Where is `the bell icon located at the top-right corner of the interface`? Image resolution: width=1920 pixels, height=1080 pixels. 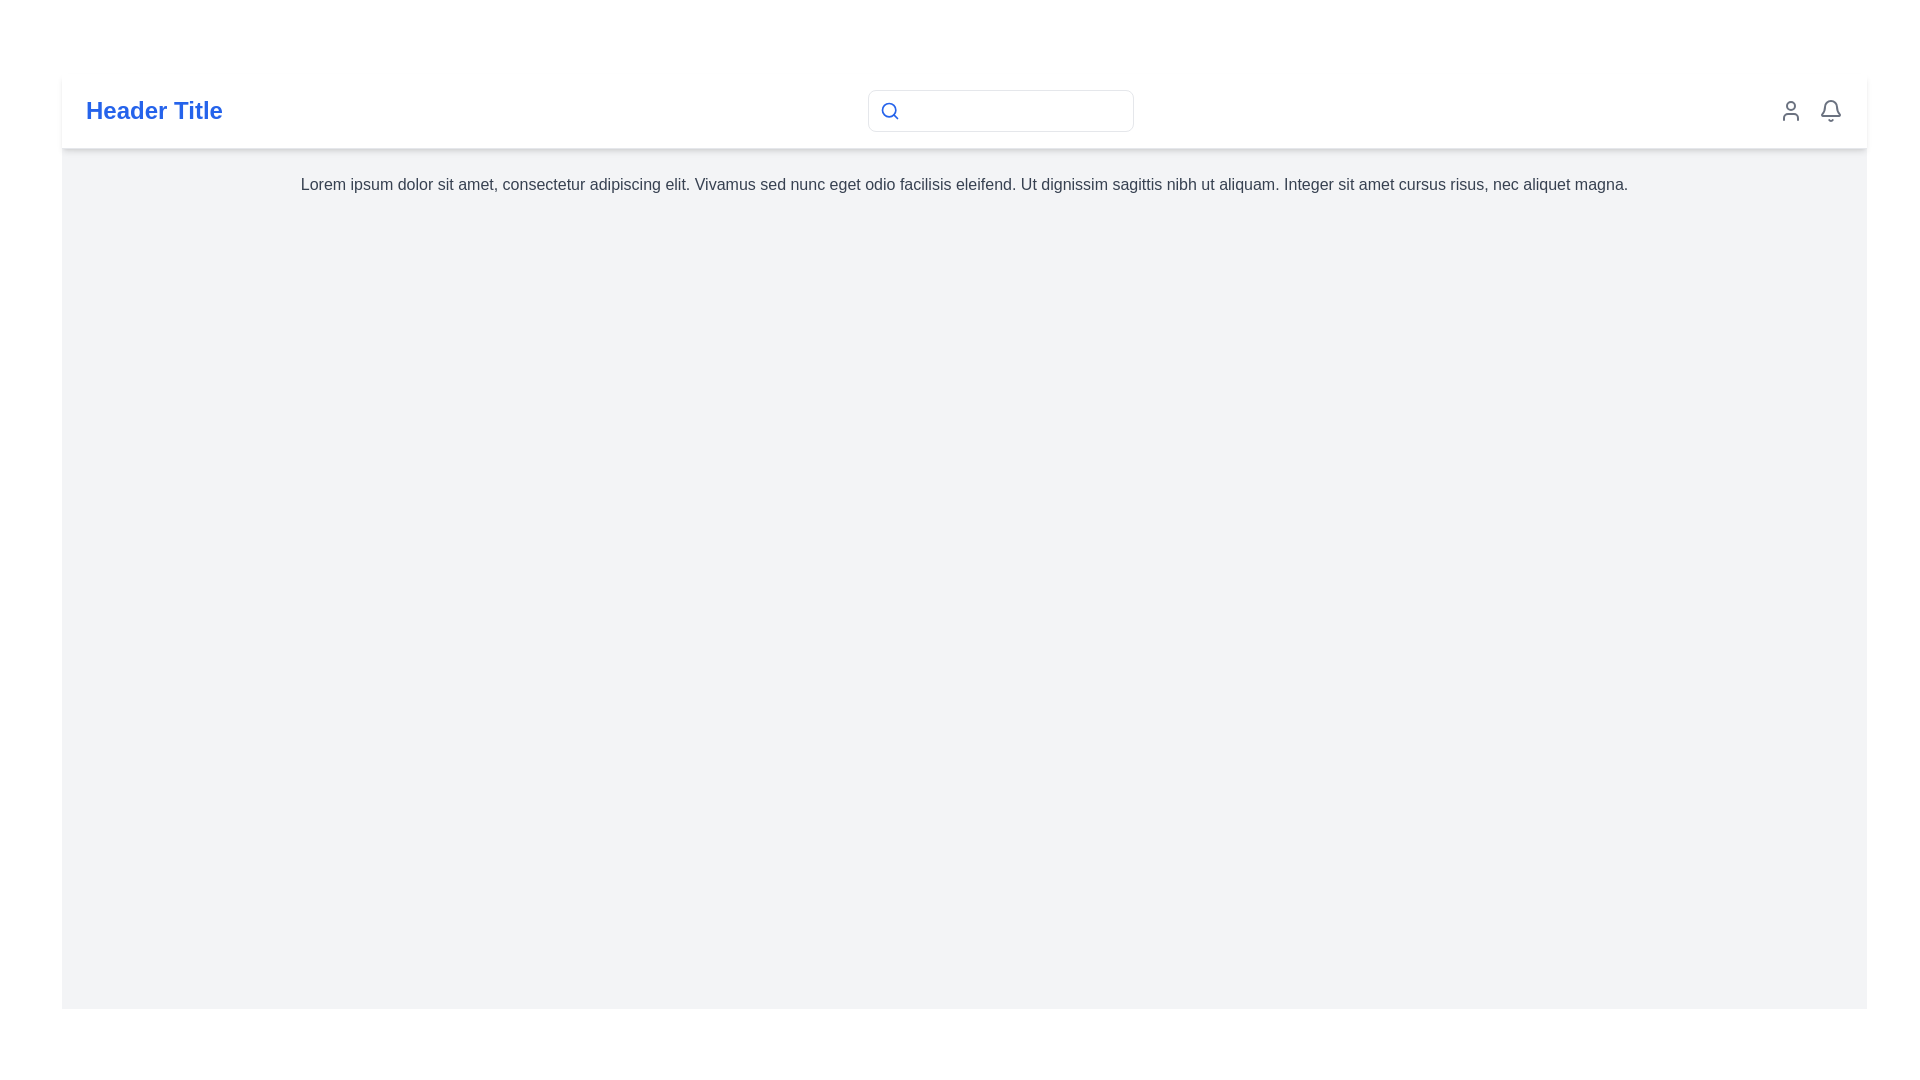 the bell icon located at the top-right corner of the interface is located at coordinates (1830, 108).